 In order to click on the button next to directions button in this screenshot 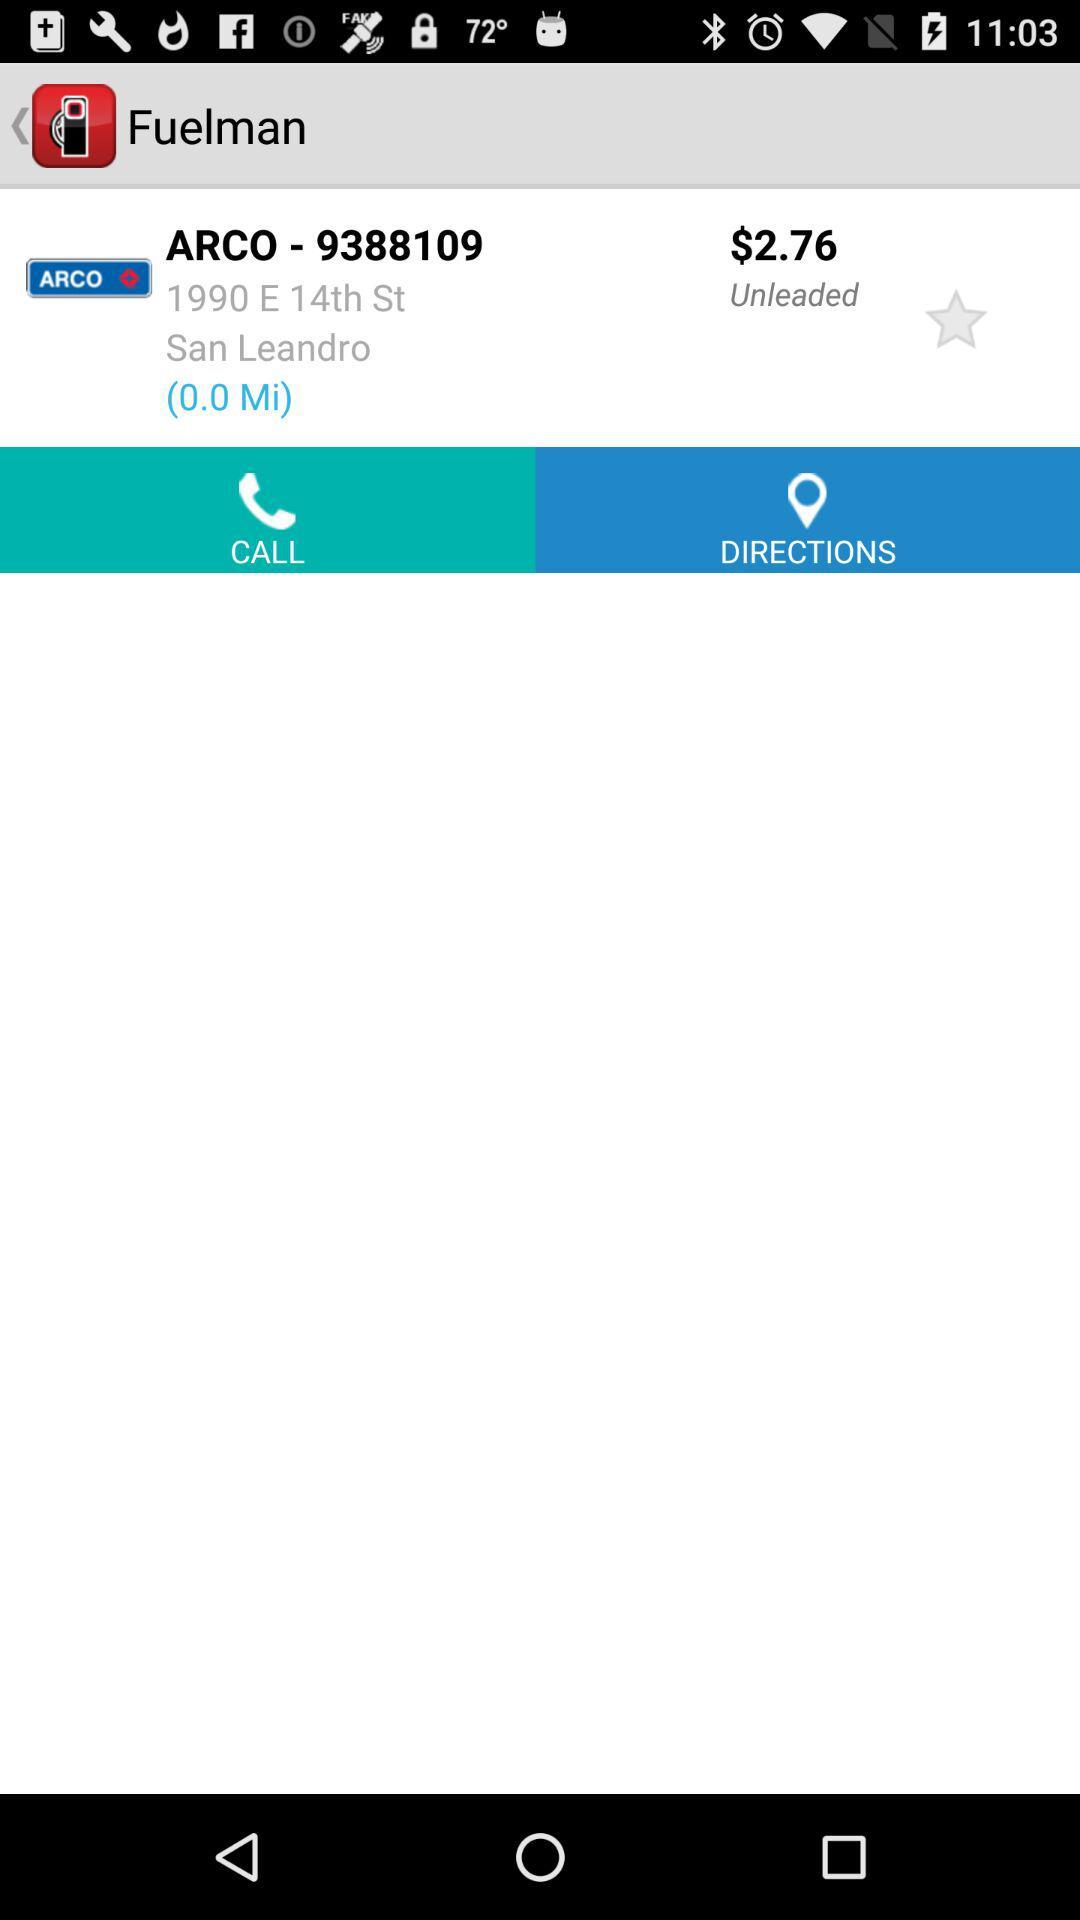, I will do `click(266, 509)`.